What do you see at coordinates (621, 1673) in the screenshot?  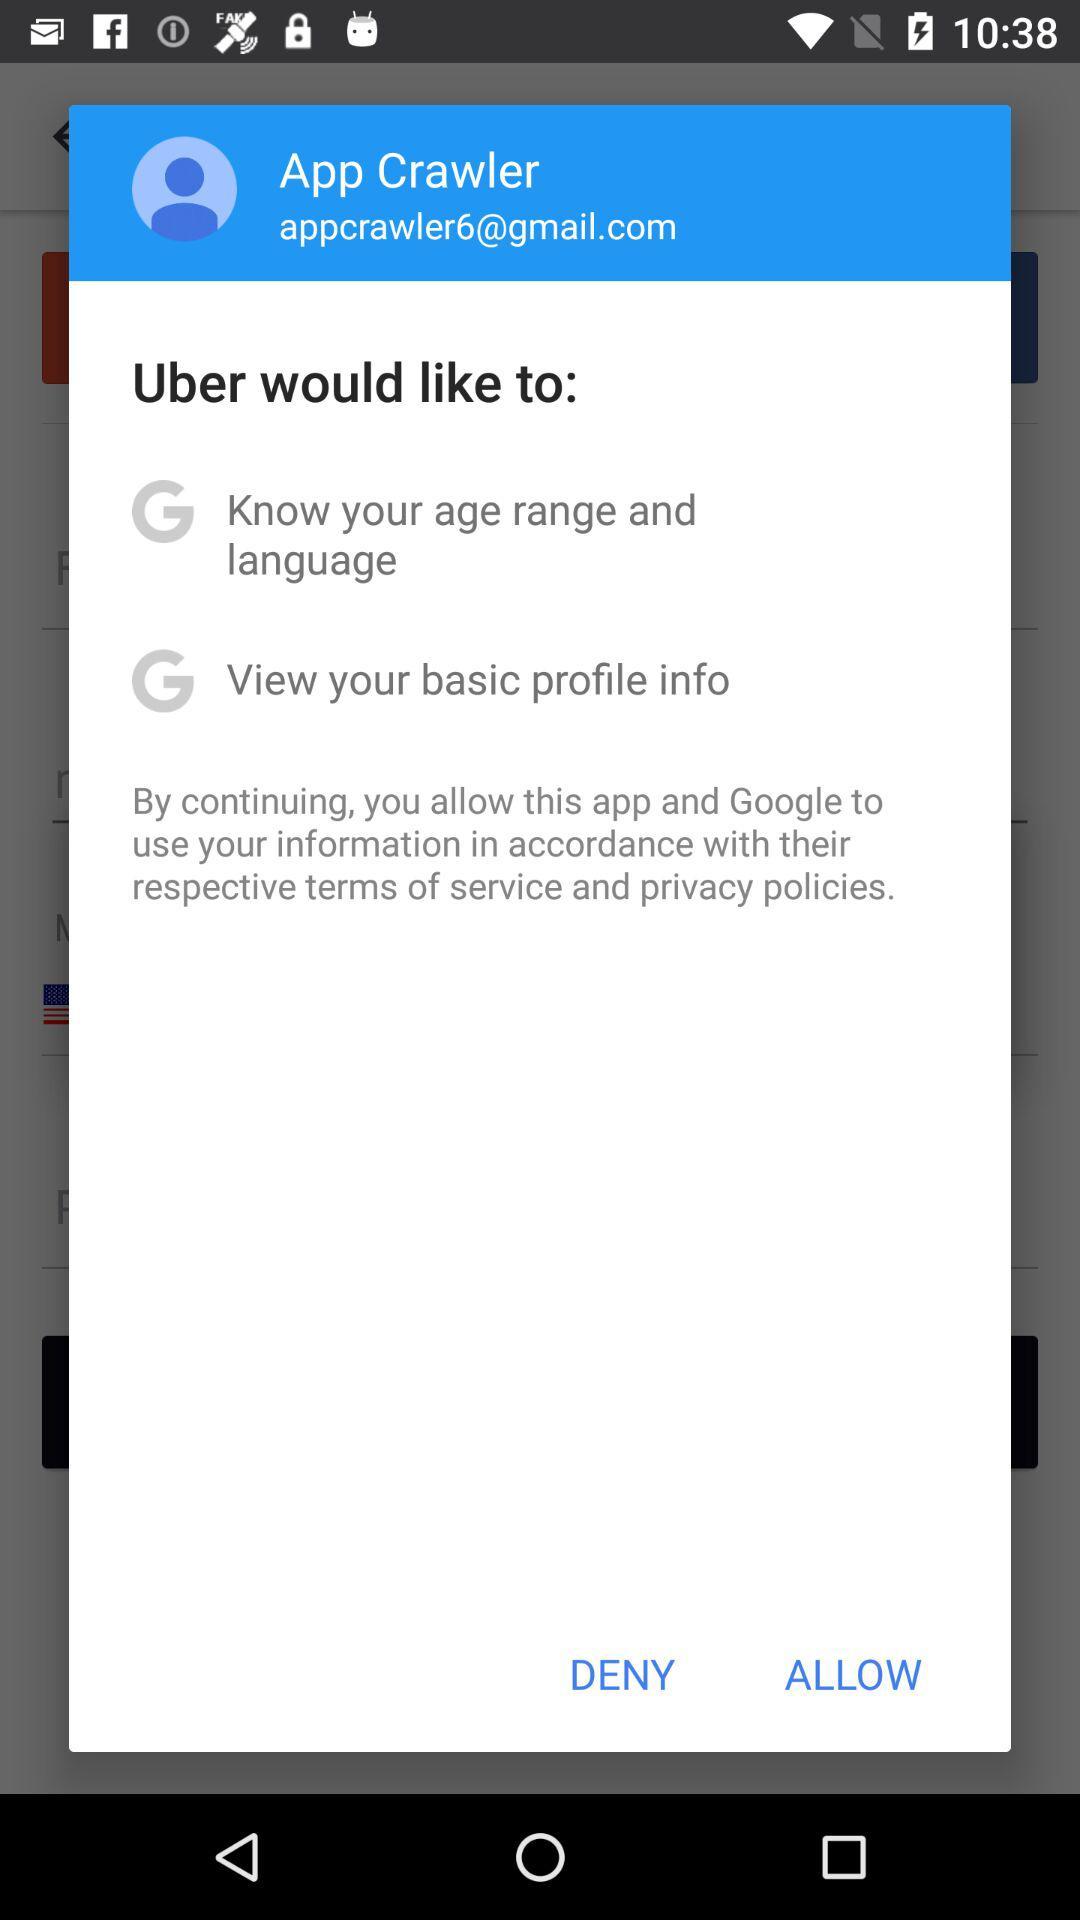 I see `deny icon` at bounding box center [621, 1673].